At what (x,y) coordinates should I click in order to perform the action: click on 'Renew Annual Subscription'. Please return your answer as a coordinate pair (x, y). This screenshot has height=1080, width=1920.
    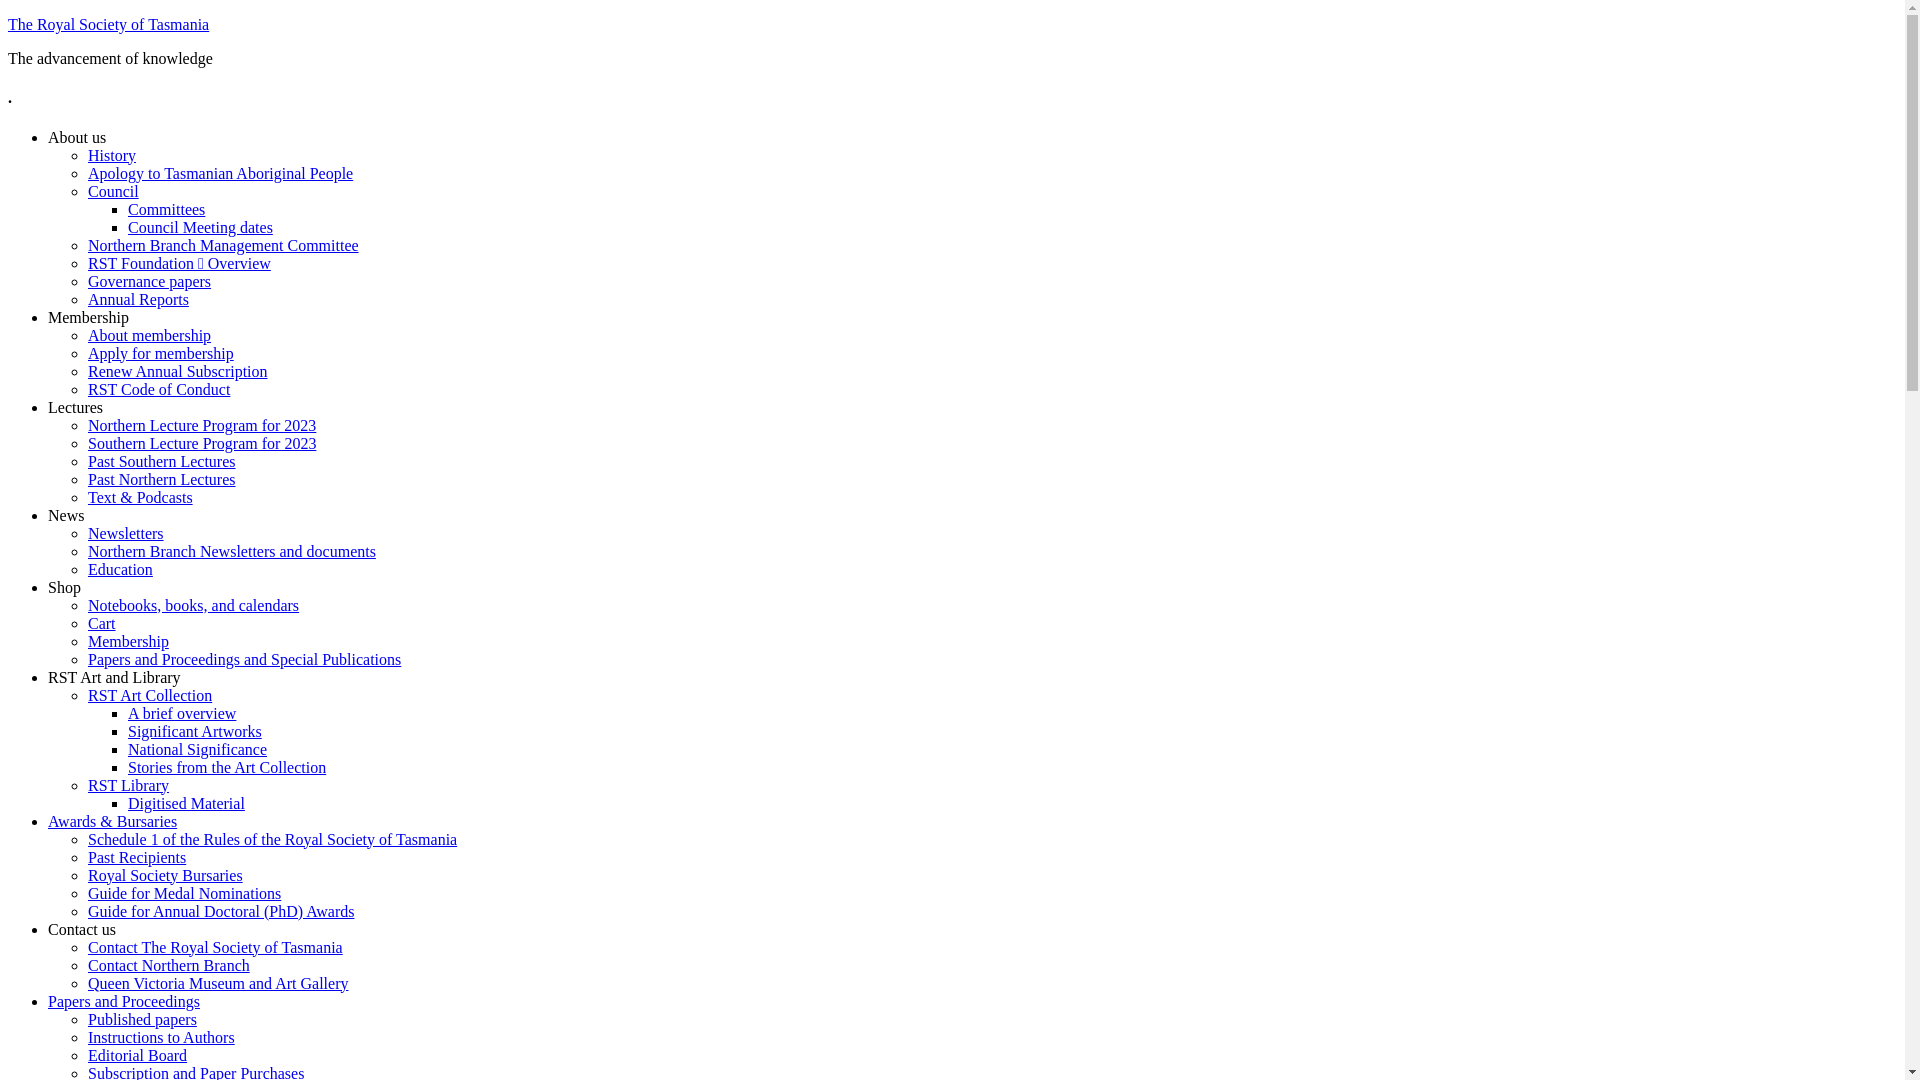
    Looking at the image, I should click on (177, 371).